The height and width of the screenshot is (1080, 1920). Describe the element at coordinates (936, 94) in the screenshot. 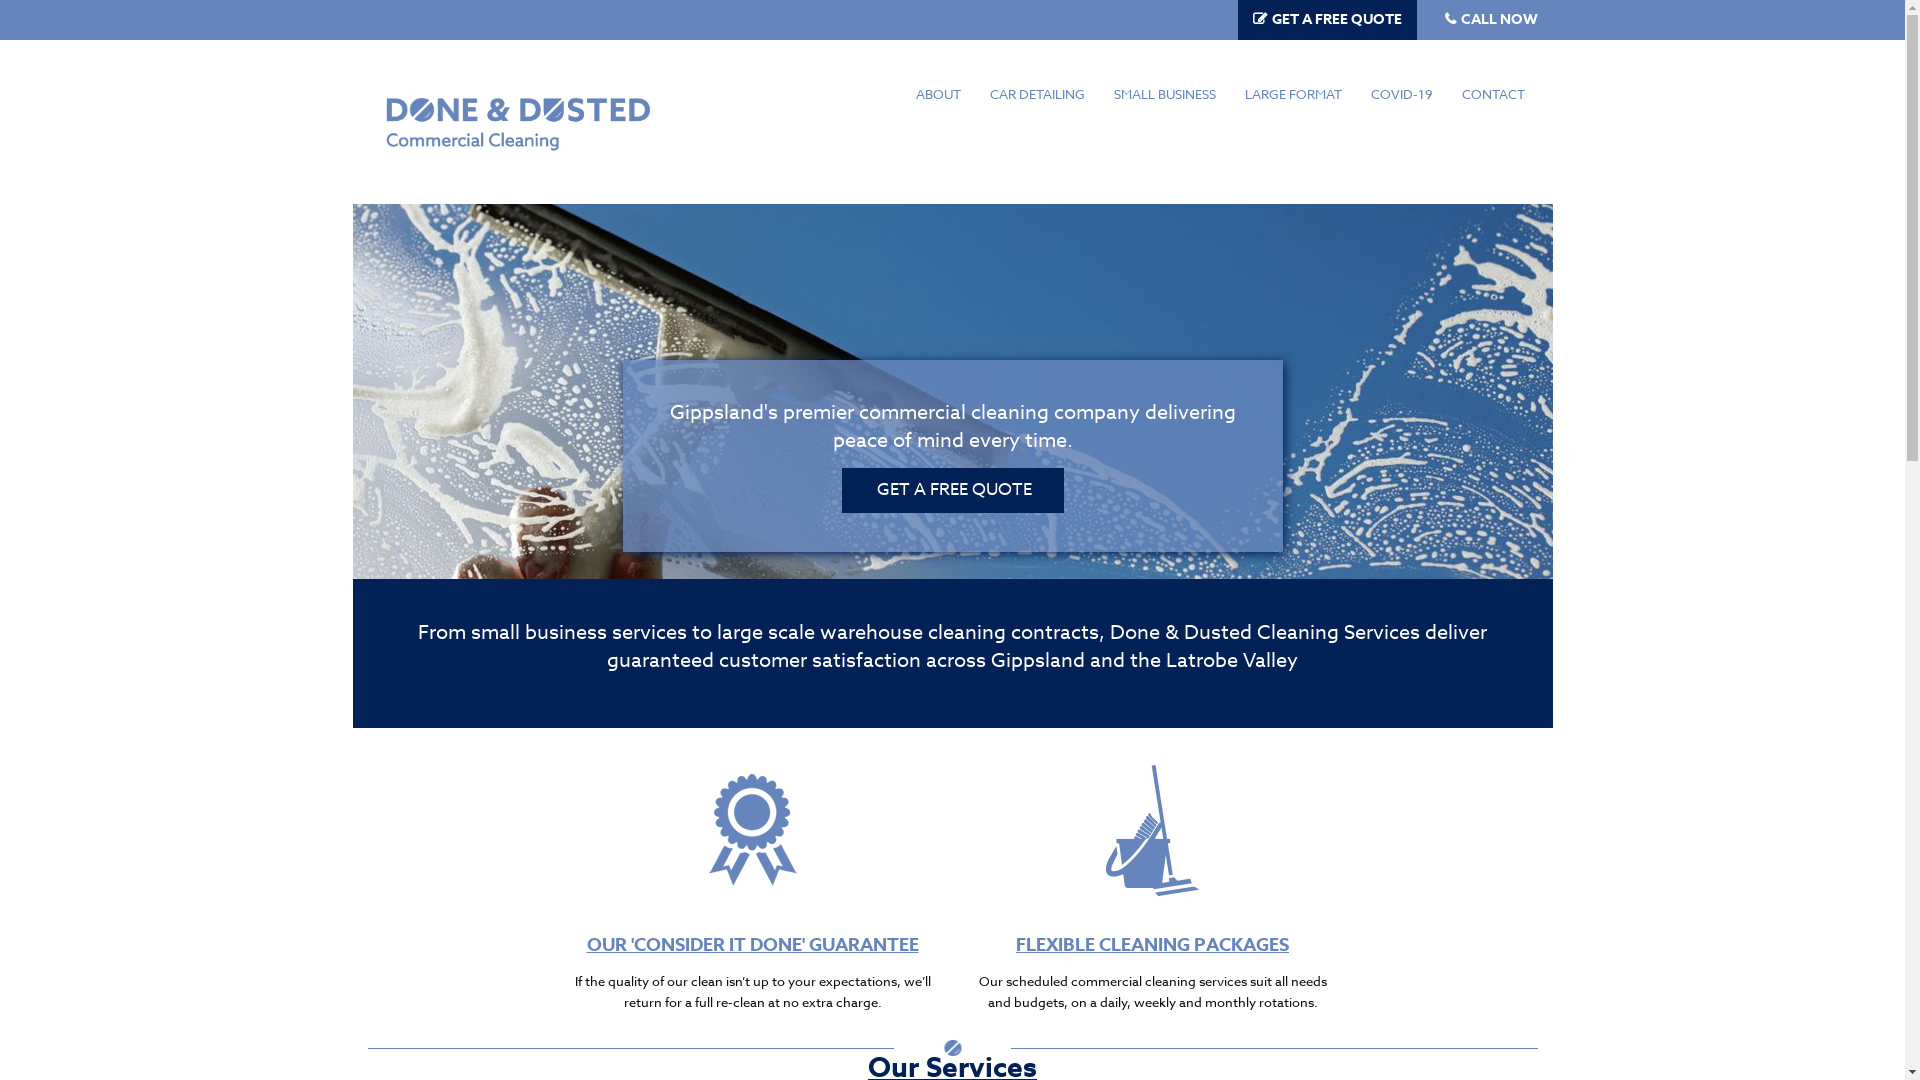

I see `'ABOUT'` at that location.